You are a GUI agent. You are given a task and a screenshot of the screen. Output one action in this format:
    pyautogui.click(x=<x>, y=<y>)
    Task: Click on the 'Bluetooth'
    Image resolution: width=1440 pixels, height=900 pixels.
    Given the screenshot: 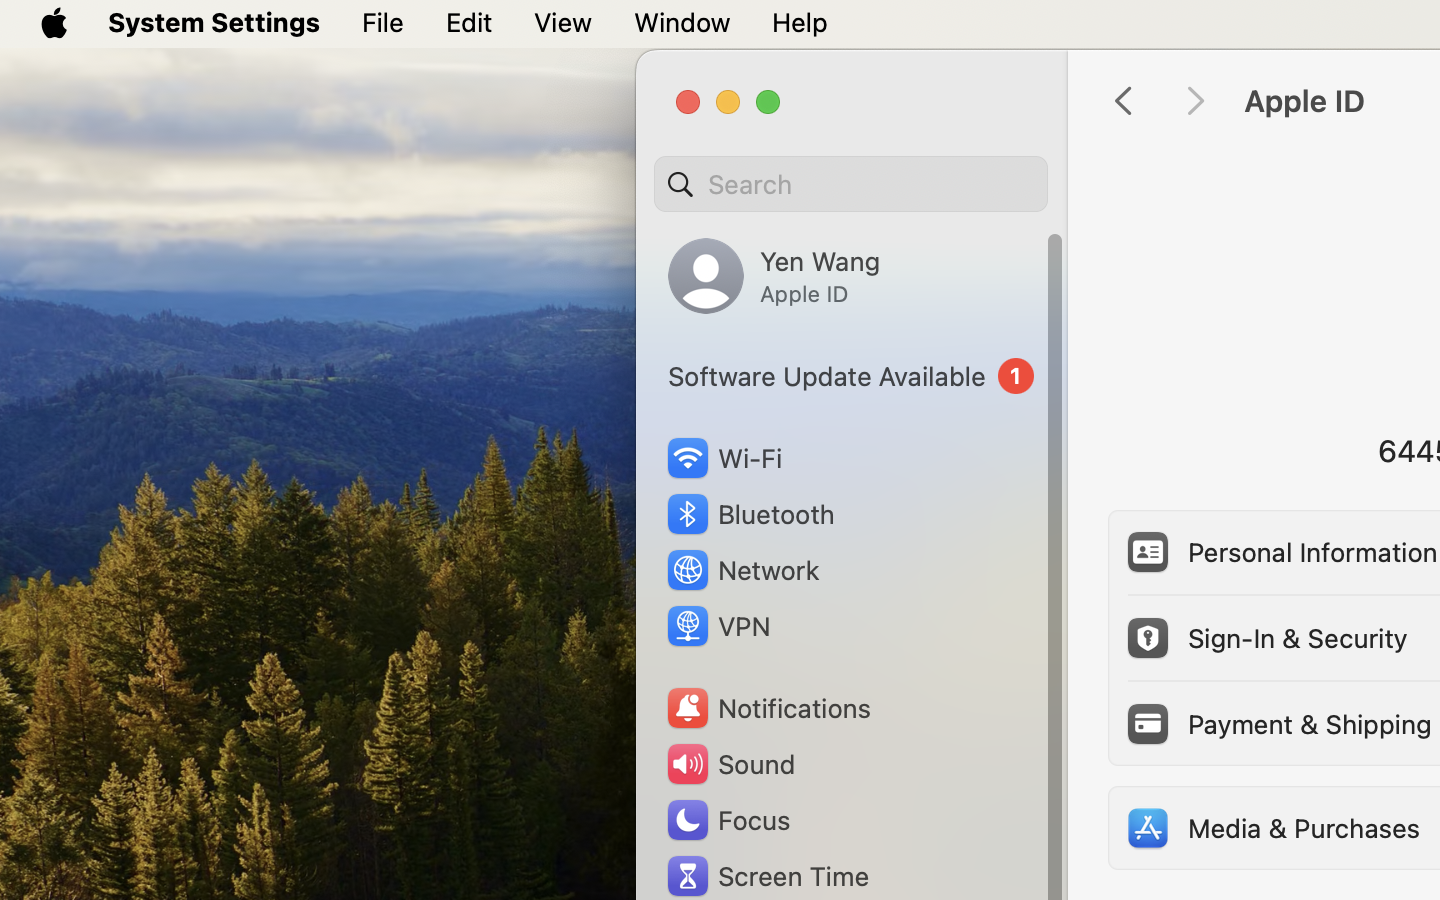 What is the action you would take?
    pyautogui.click(x=748, y=512)
    